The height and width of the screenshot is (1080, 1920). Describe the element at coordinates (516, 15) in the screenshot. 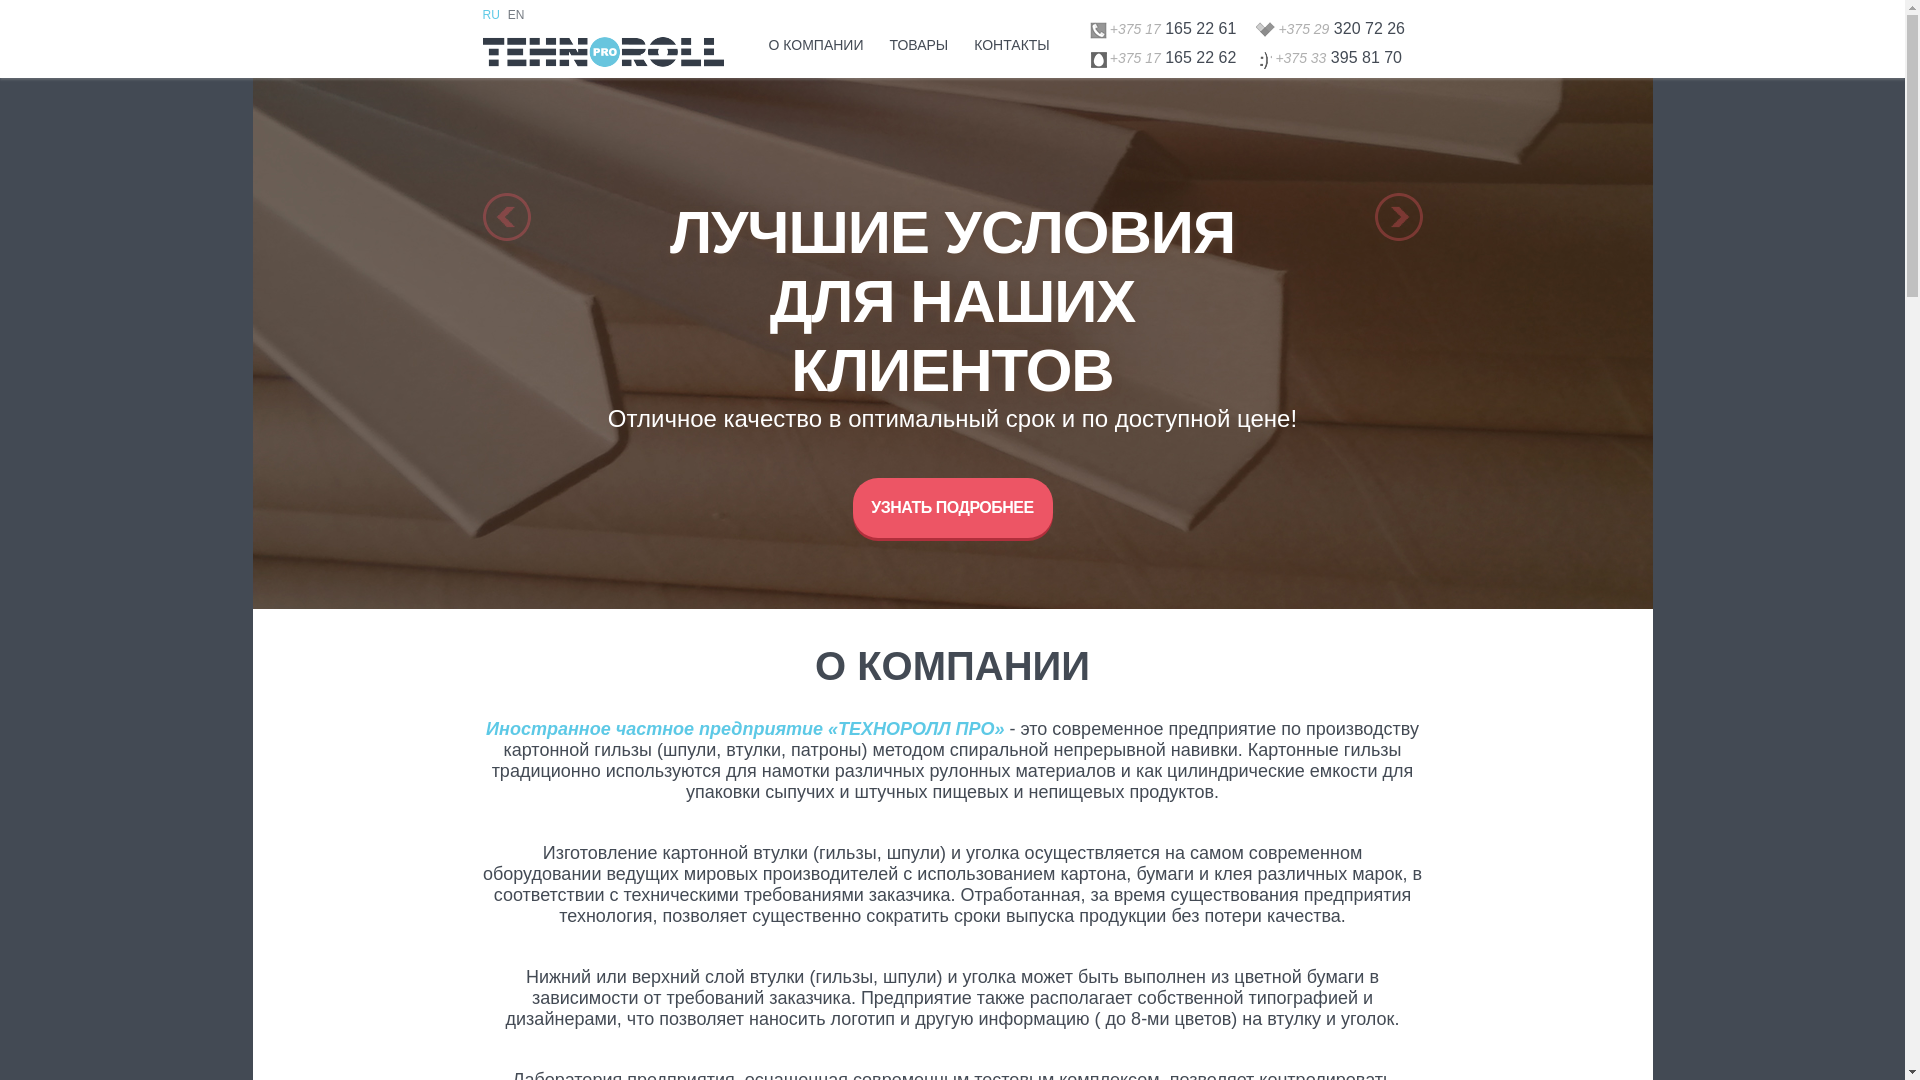

I see `'EN'` at that location.